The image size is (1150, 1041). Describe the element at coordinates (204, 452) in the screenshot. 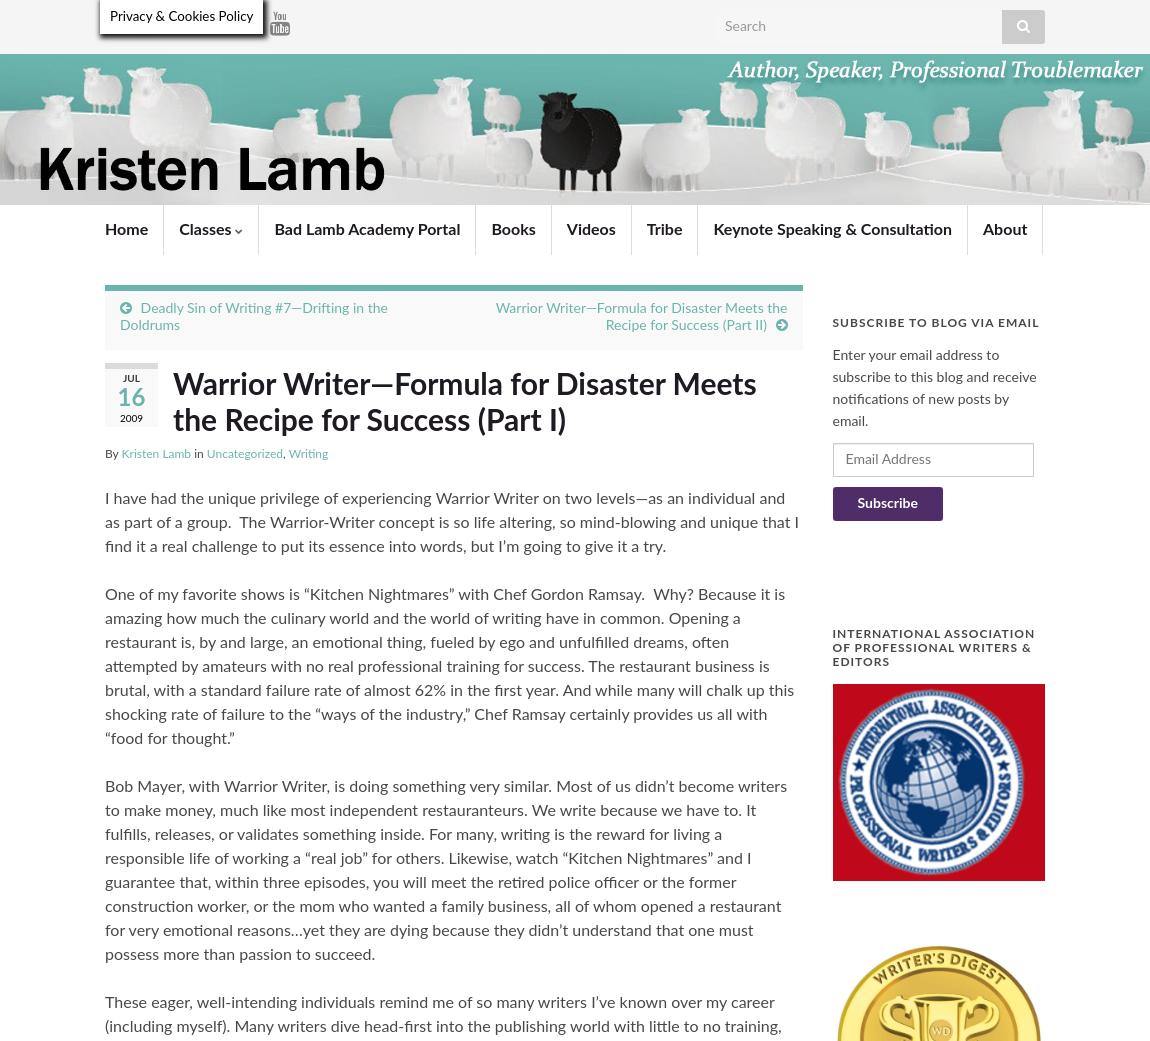

I see `'Uncategorized'` at that location.